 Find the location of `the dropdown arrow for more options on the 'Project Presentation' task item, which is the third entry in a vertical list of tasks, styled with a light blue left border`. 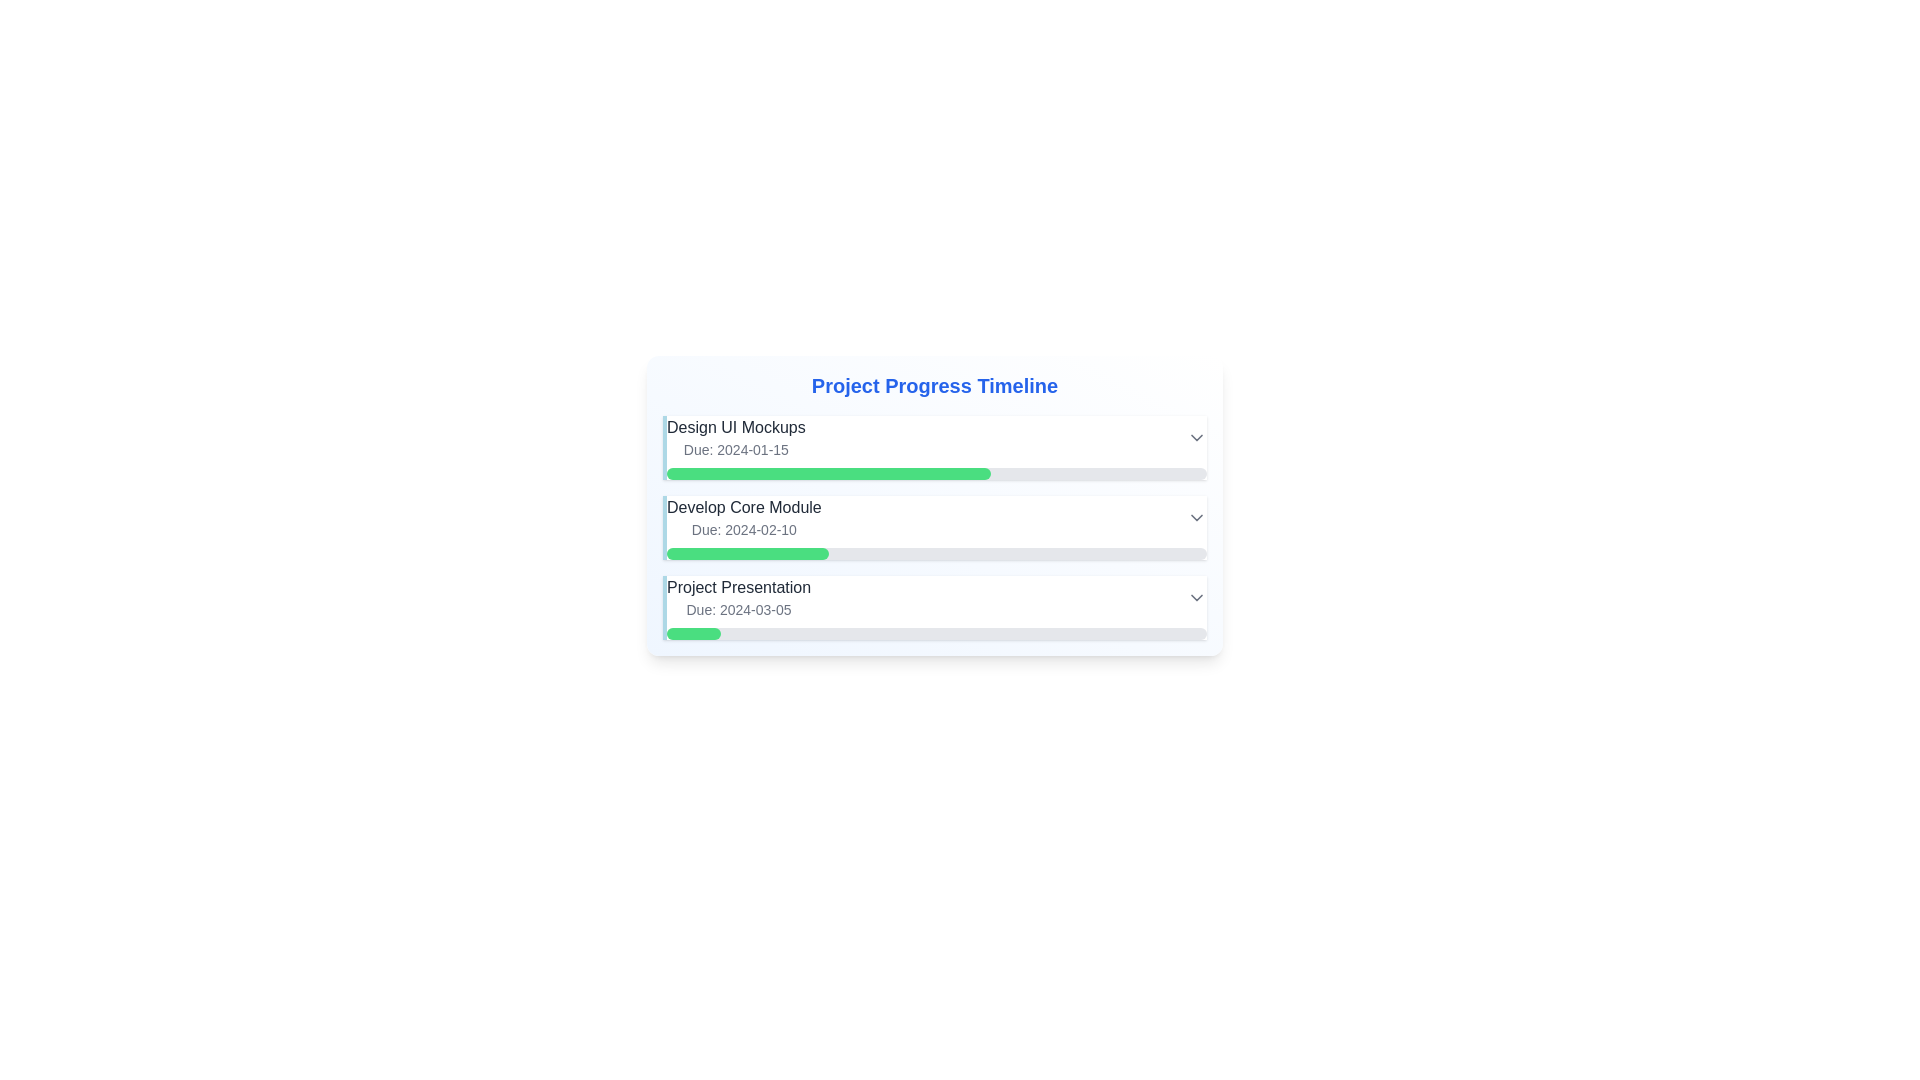

the dropdown arrow for more options on the 'Project Presentation' task item, which is the third entry in a vertical list of tasks, styled with a light blue left border is located at coordinates (934, 607).